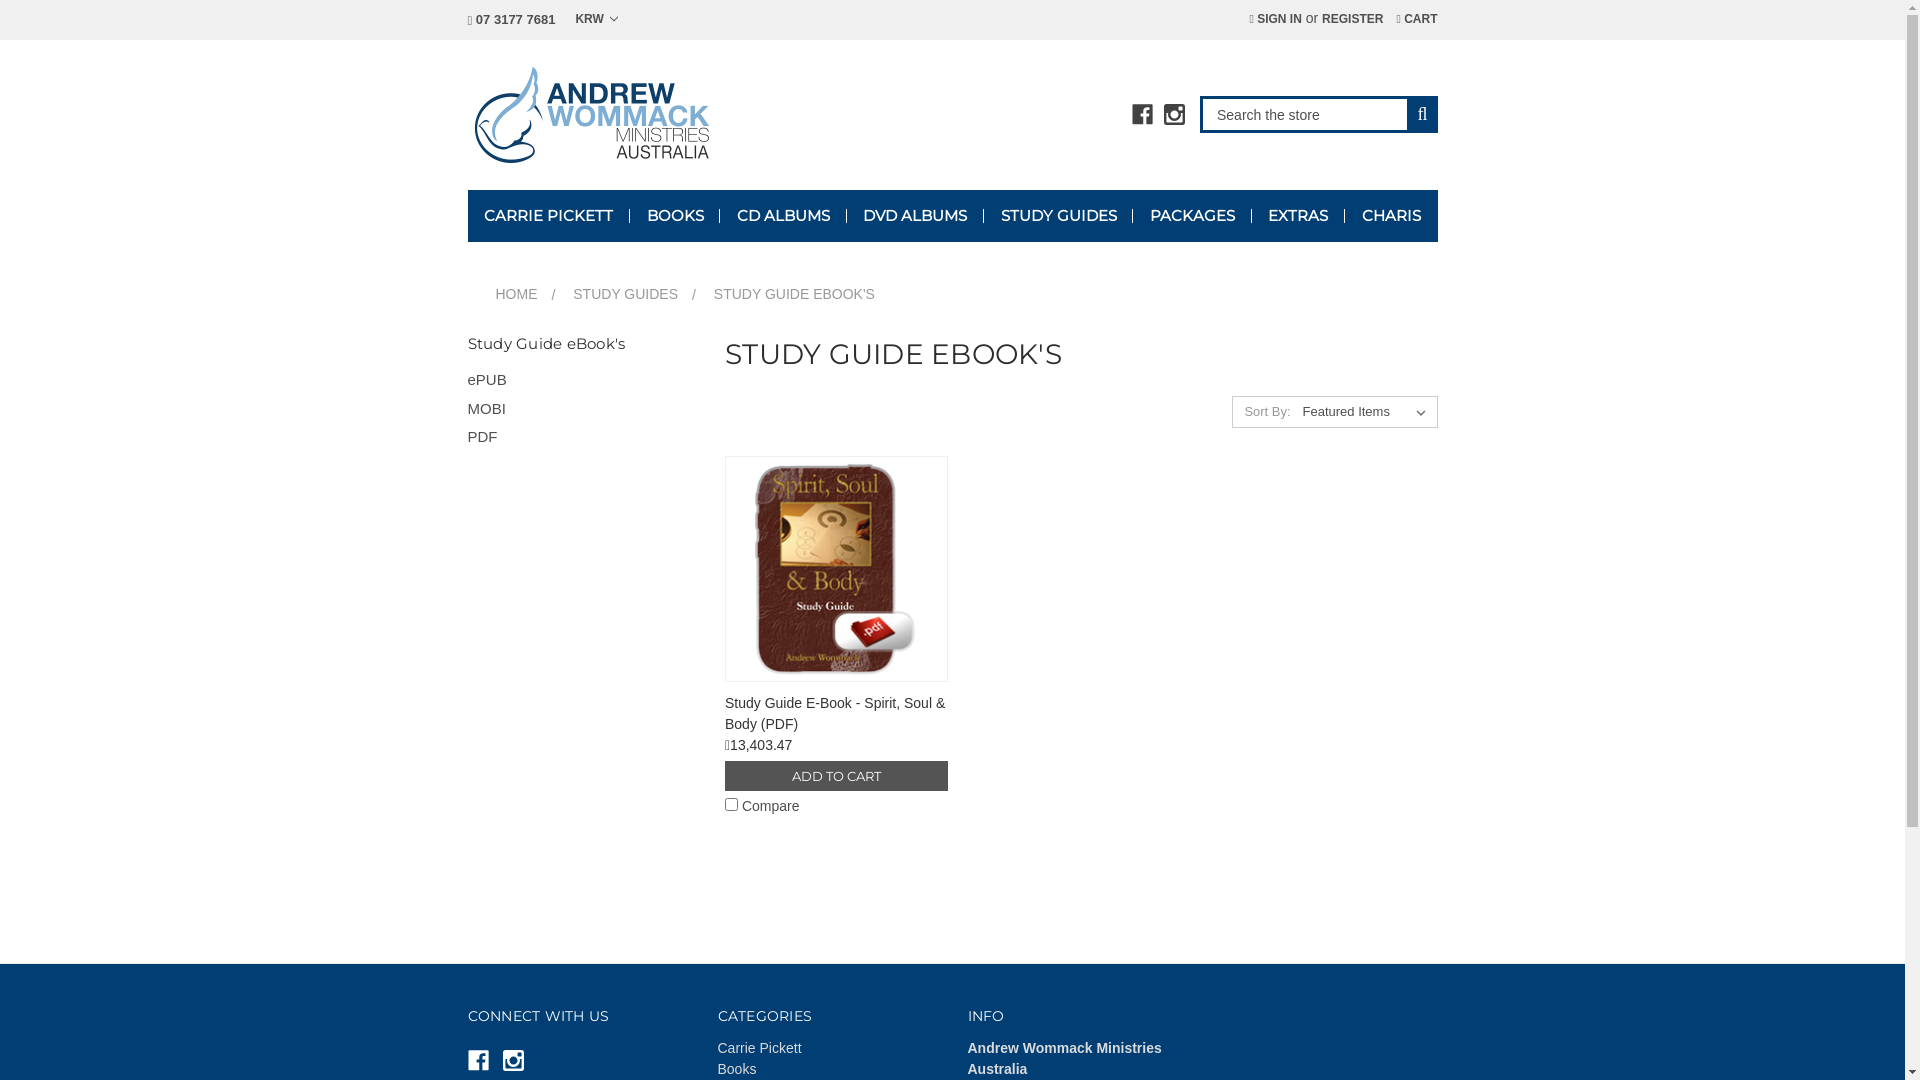  Describe the element at coordinates (466, 114) in the screenshot. I see `'Andrew Wommack Ministries Australia'` at that location.